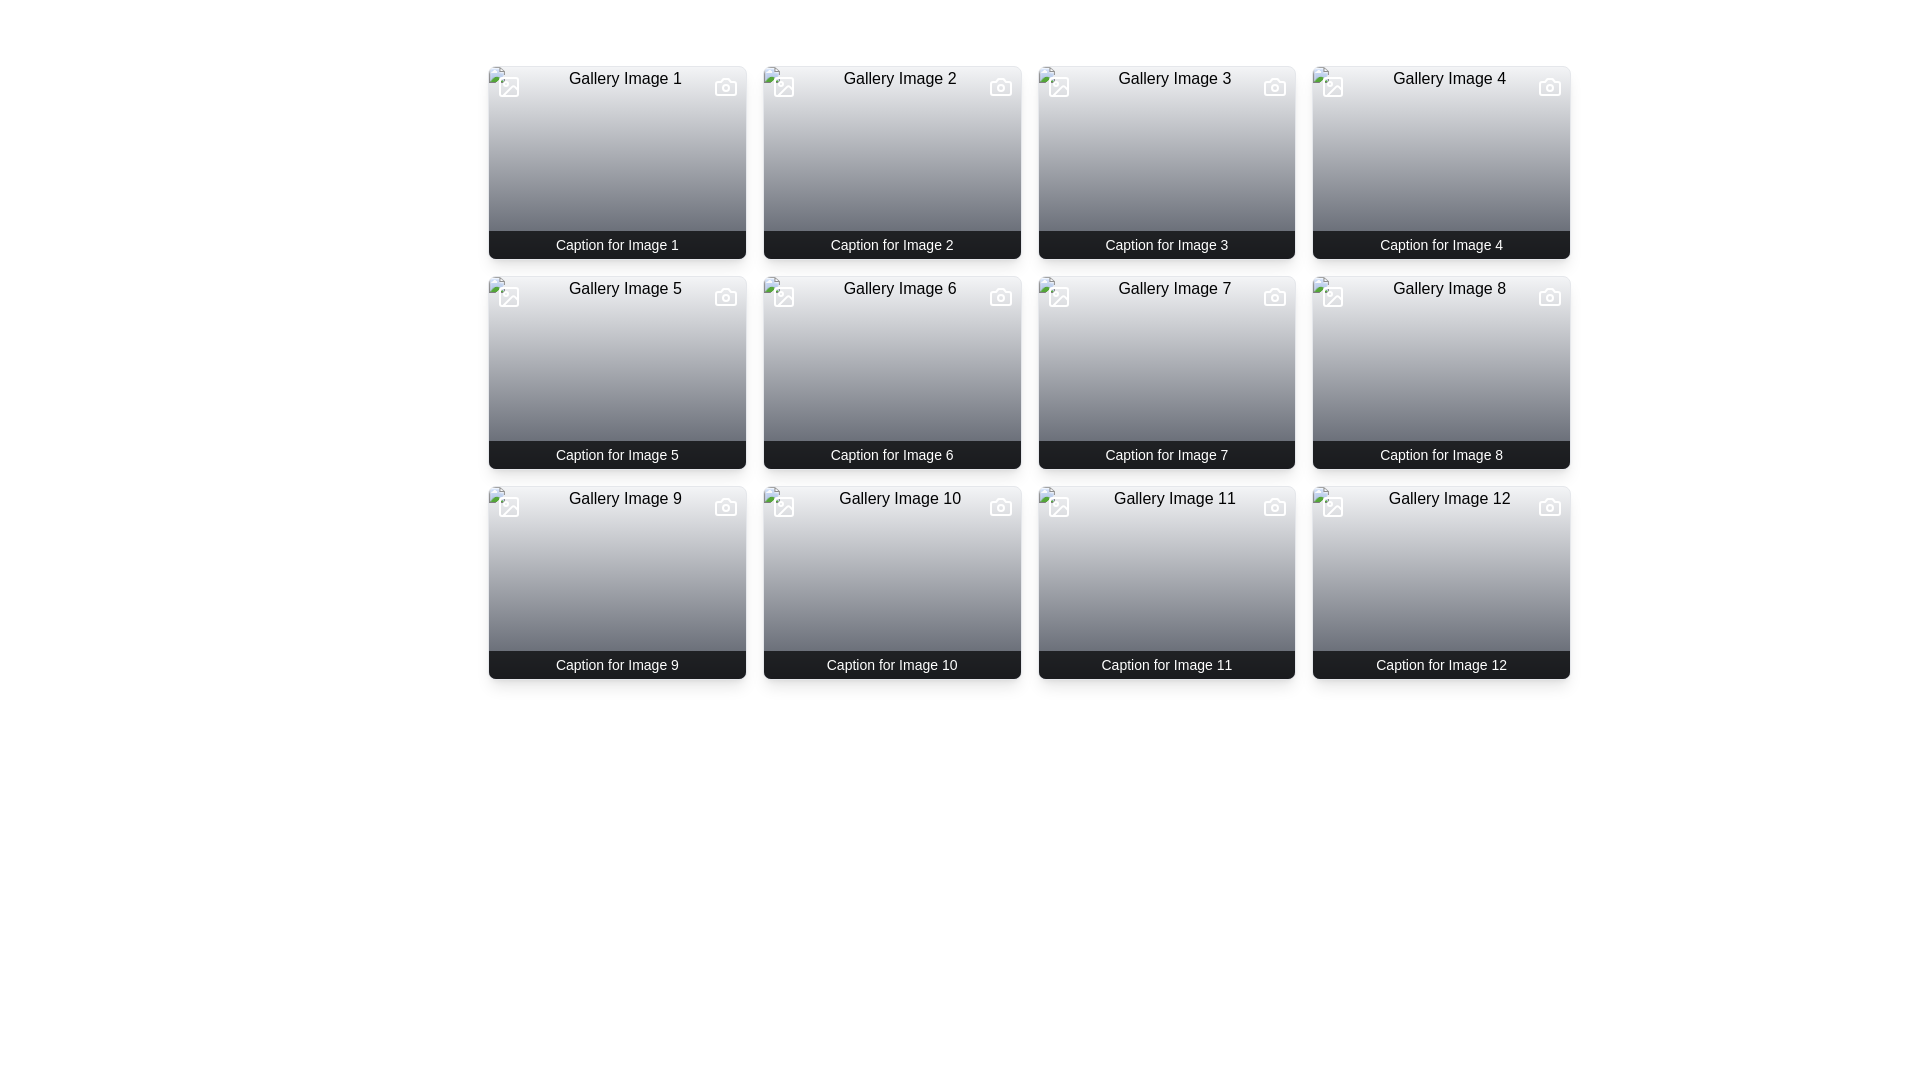 The image size is (1920, 1080). What do you see at coordinates (1441, 664) in the screenshot?
I see `text from the descriptive caption located at the bottom of the 'Gallery Image 12' card in the last column of the fourth row` at bounding box center [1441, 664].